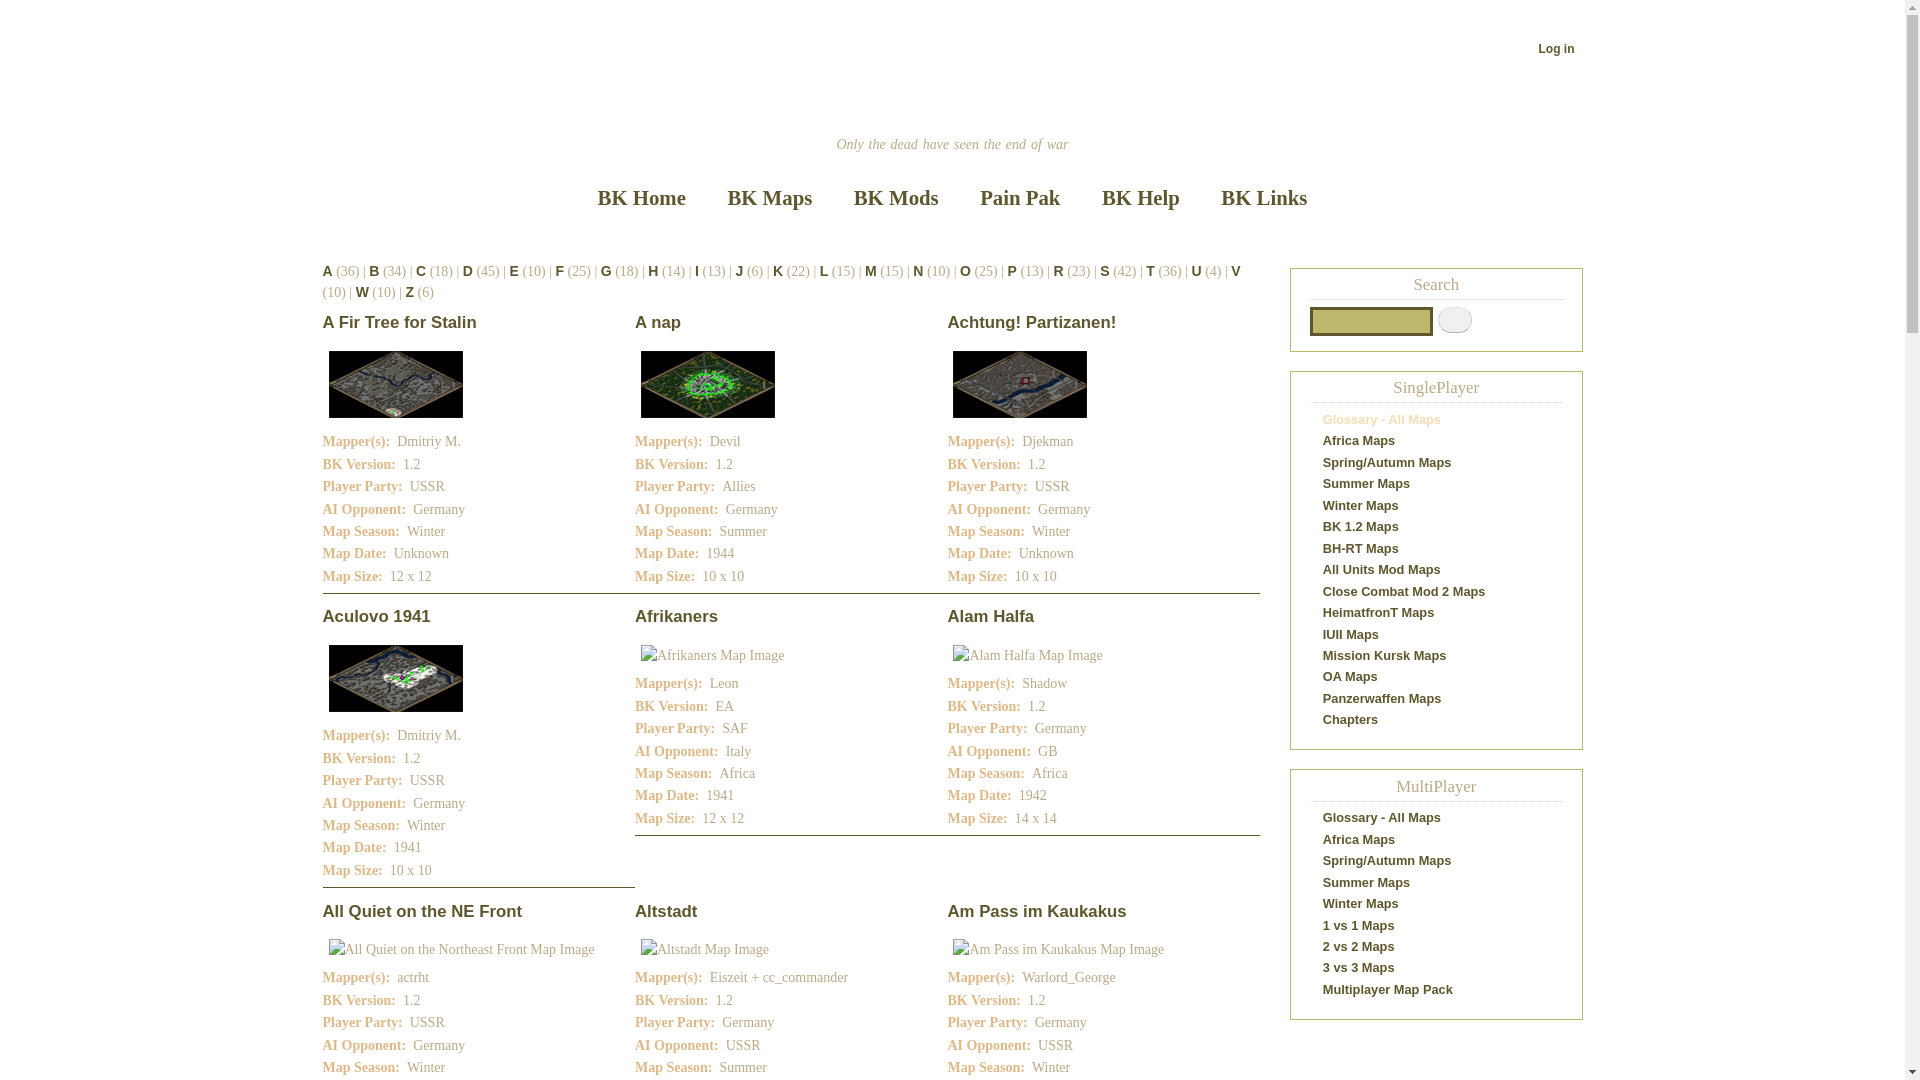 This screenshot has height=1080, width=1920. Describe the element at coordinates (326, 270) in the screenshot. I see `'A'` at that location.